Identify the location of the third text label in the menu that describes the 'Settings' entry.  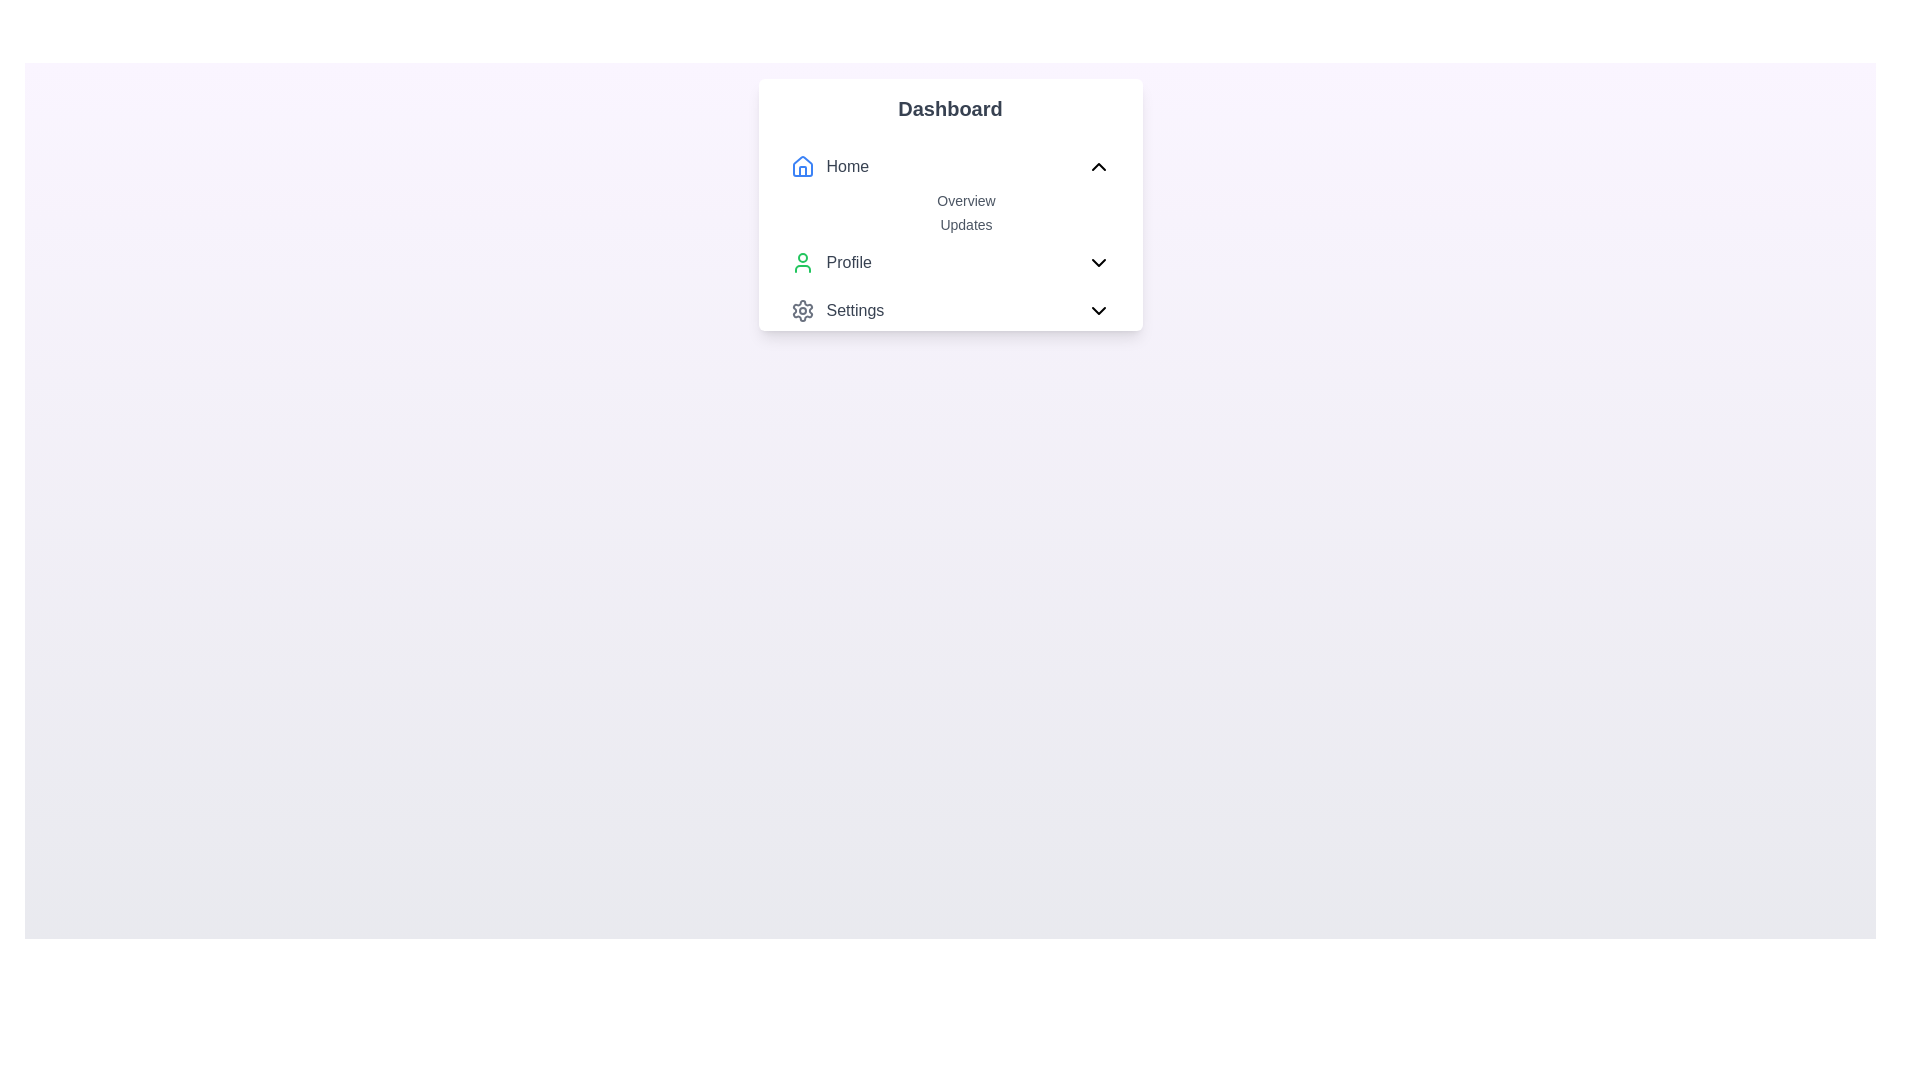
(855, 311).